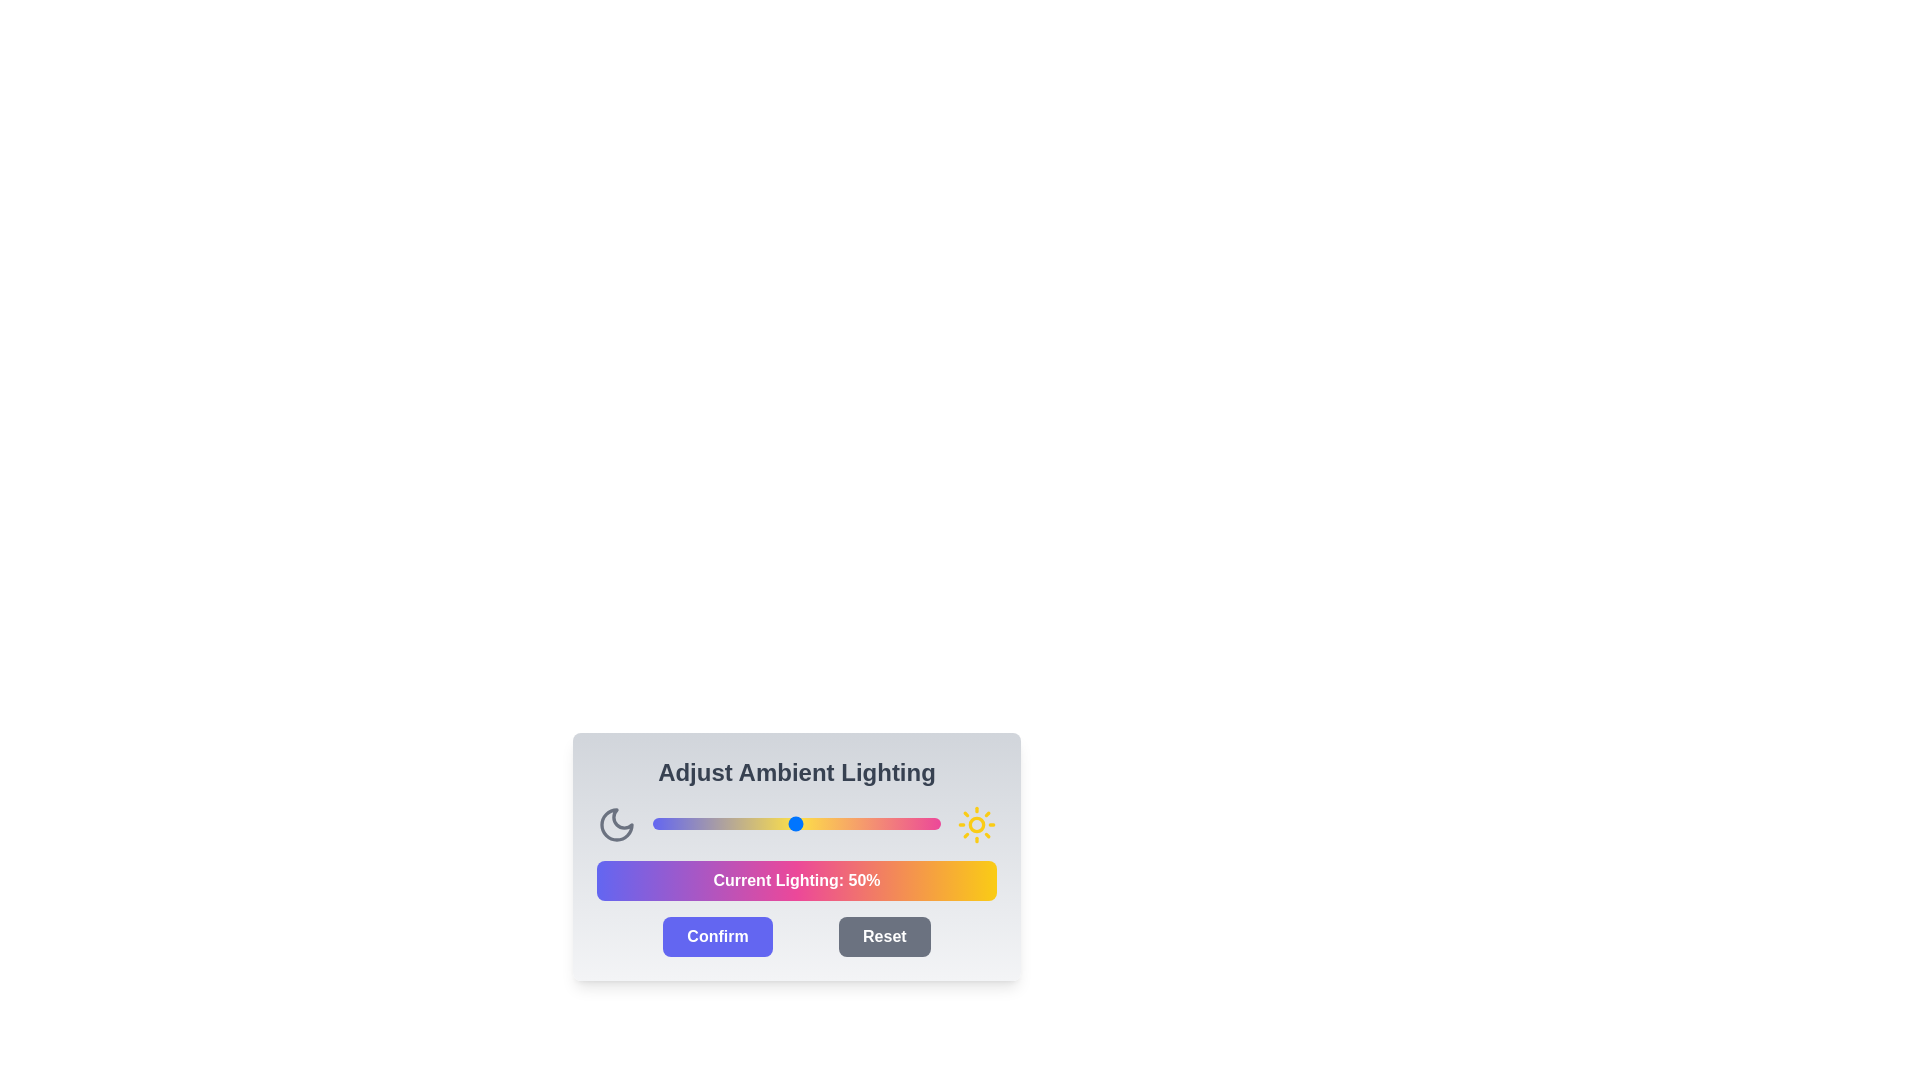 The image size is (1920, 1080). I want to click on the 'Confirm' button, so click(718, 937).